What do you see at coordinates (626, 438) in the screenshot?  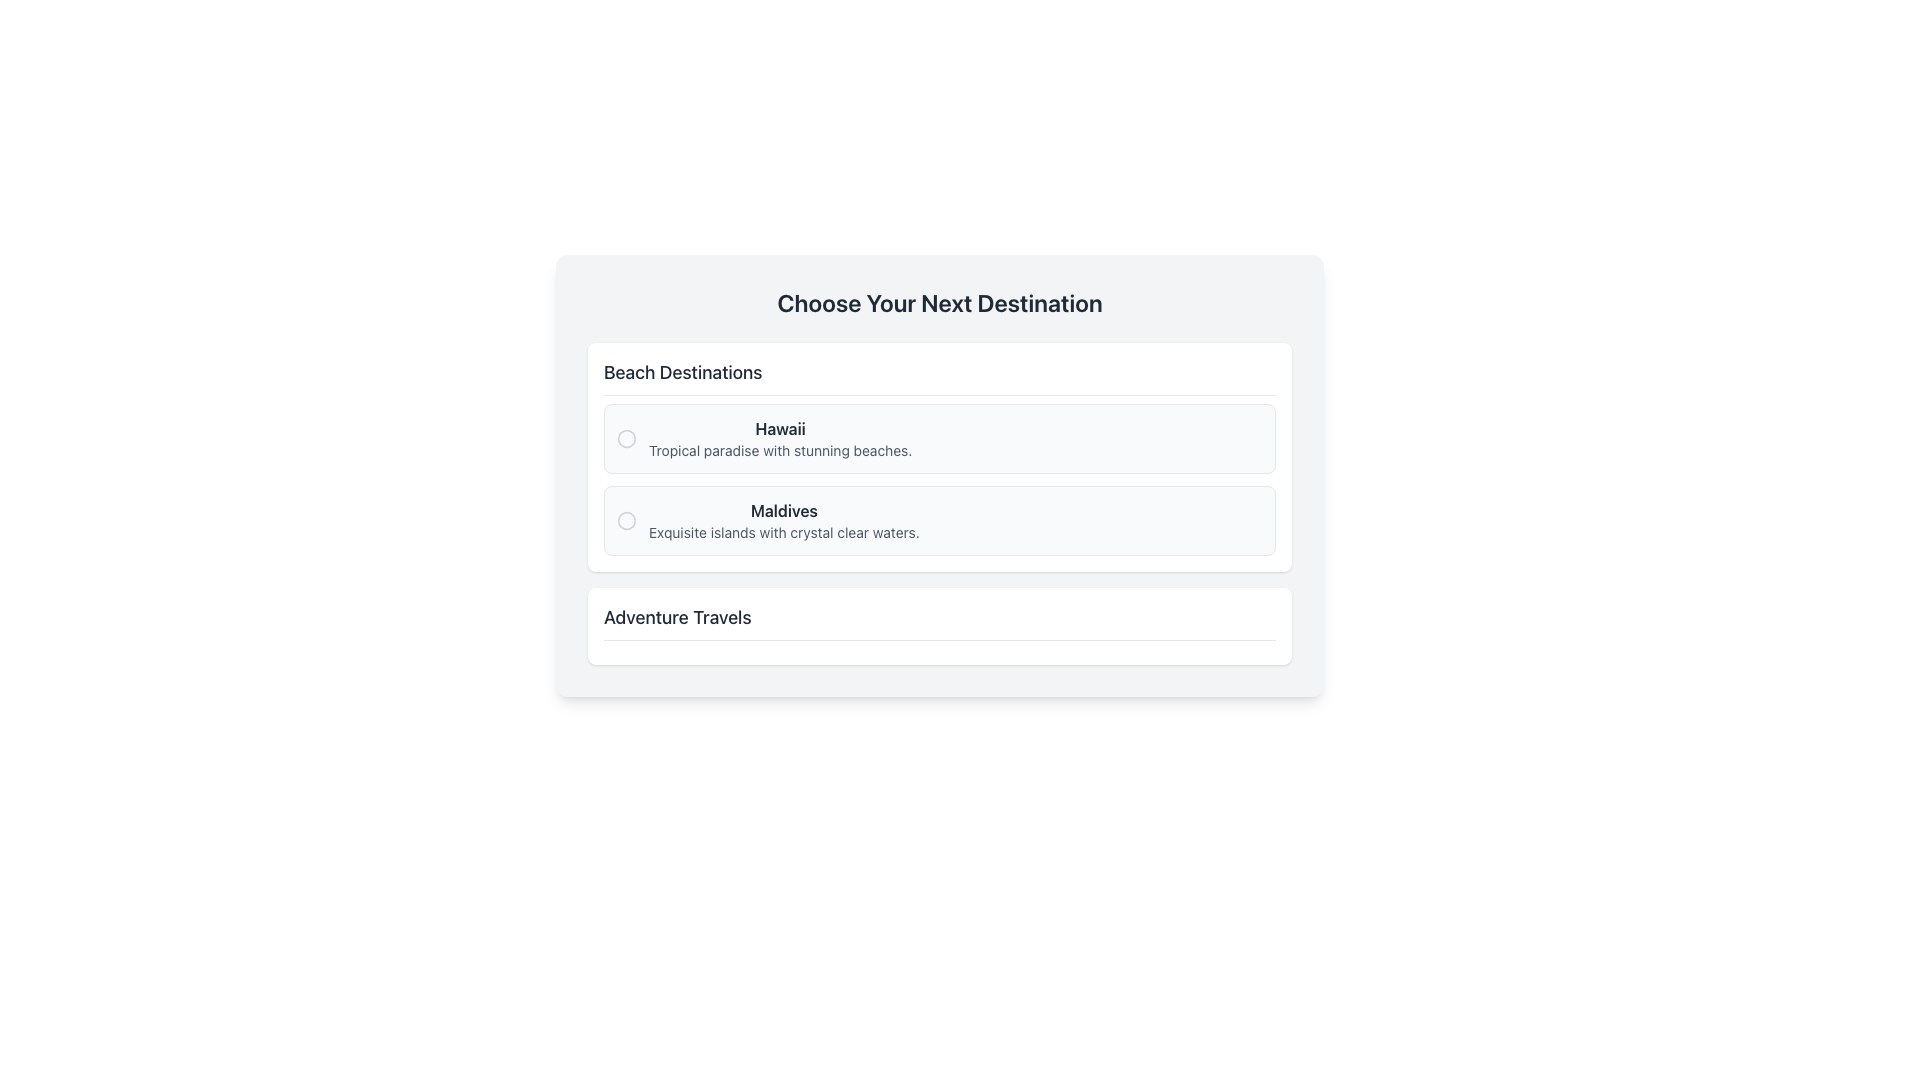 I see `the circular Radio Button Indicator located to the left of the 'Hawaii' text` at bounding box center [626, 438].